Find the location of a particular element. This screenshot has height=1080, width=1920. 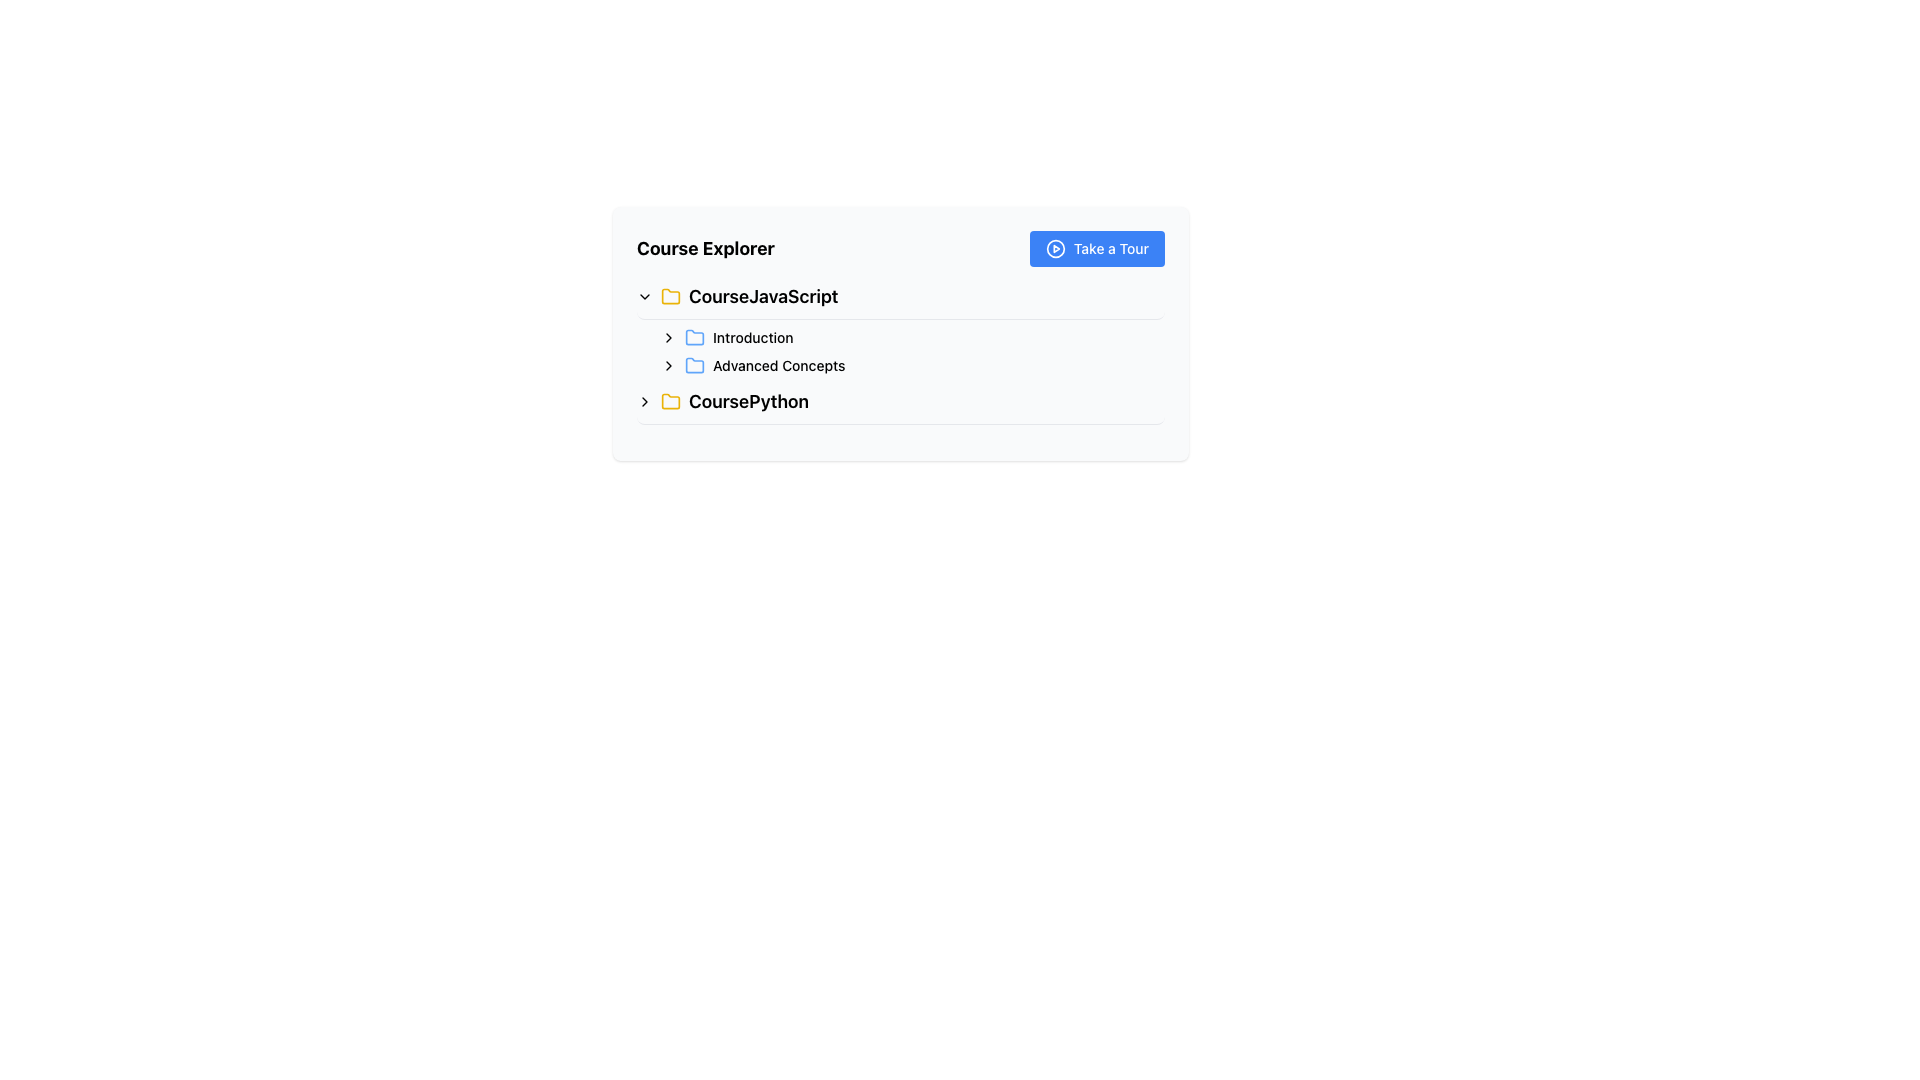

the rightward chevron icon indicating collapsibility in the 'CoursePython' row is located at coordinates (644, 401).